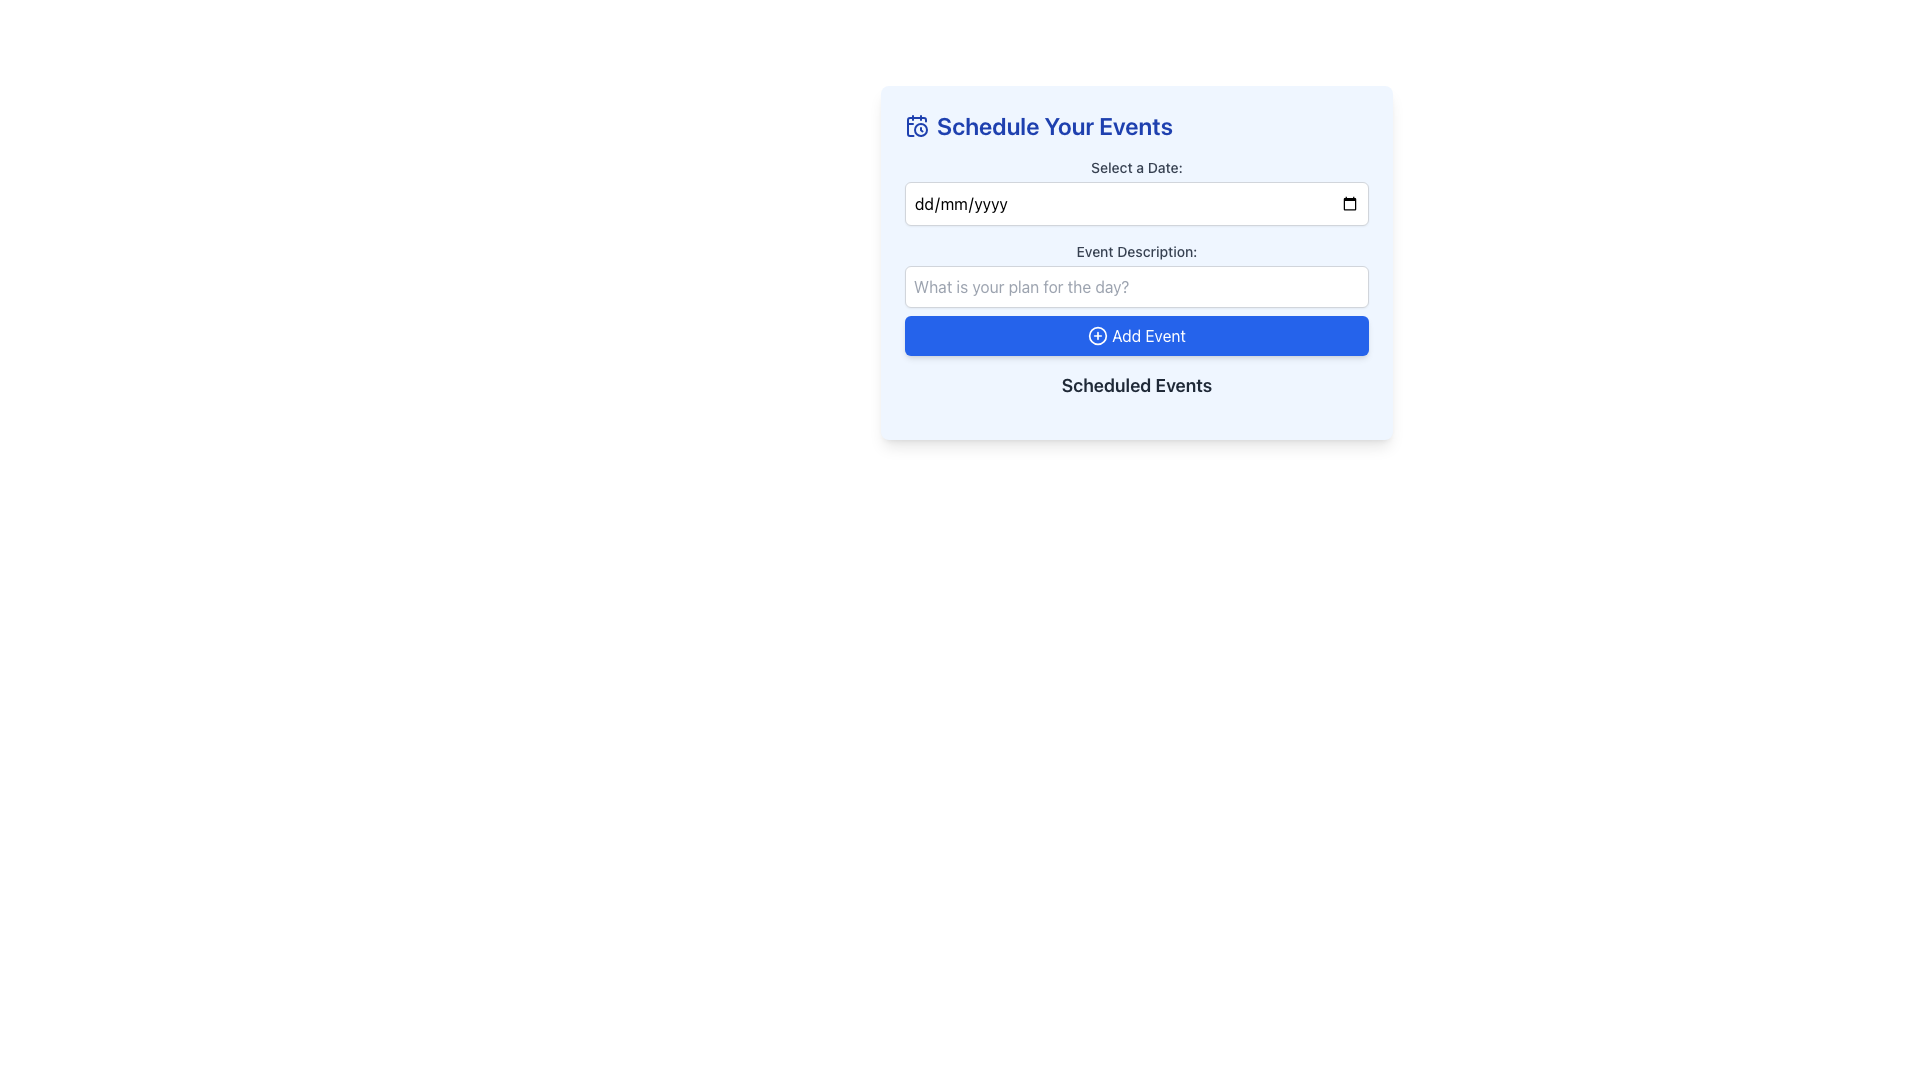  I want to click on circle SVG component that is part of the 'Add Event' button located beneath the 'Event Description' input field, so click(1097, 334).